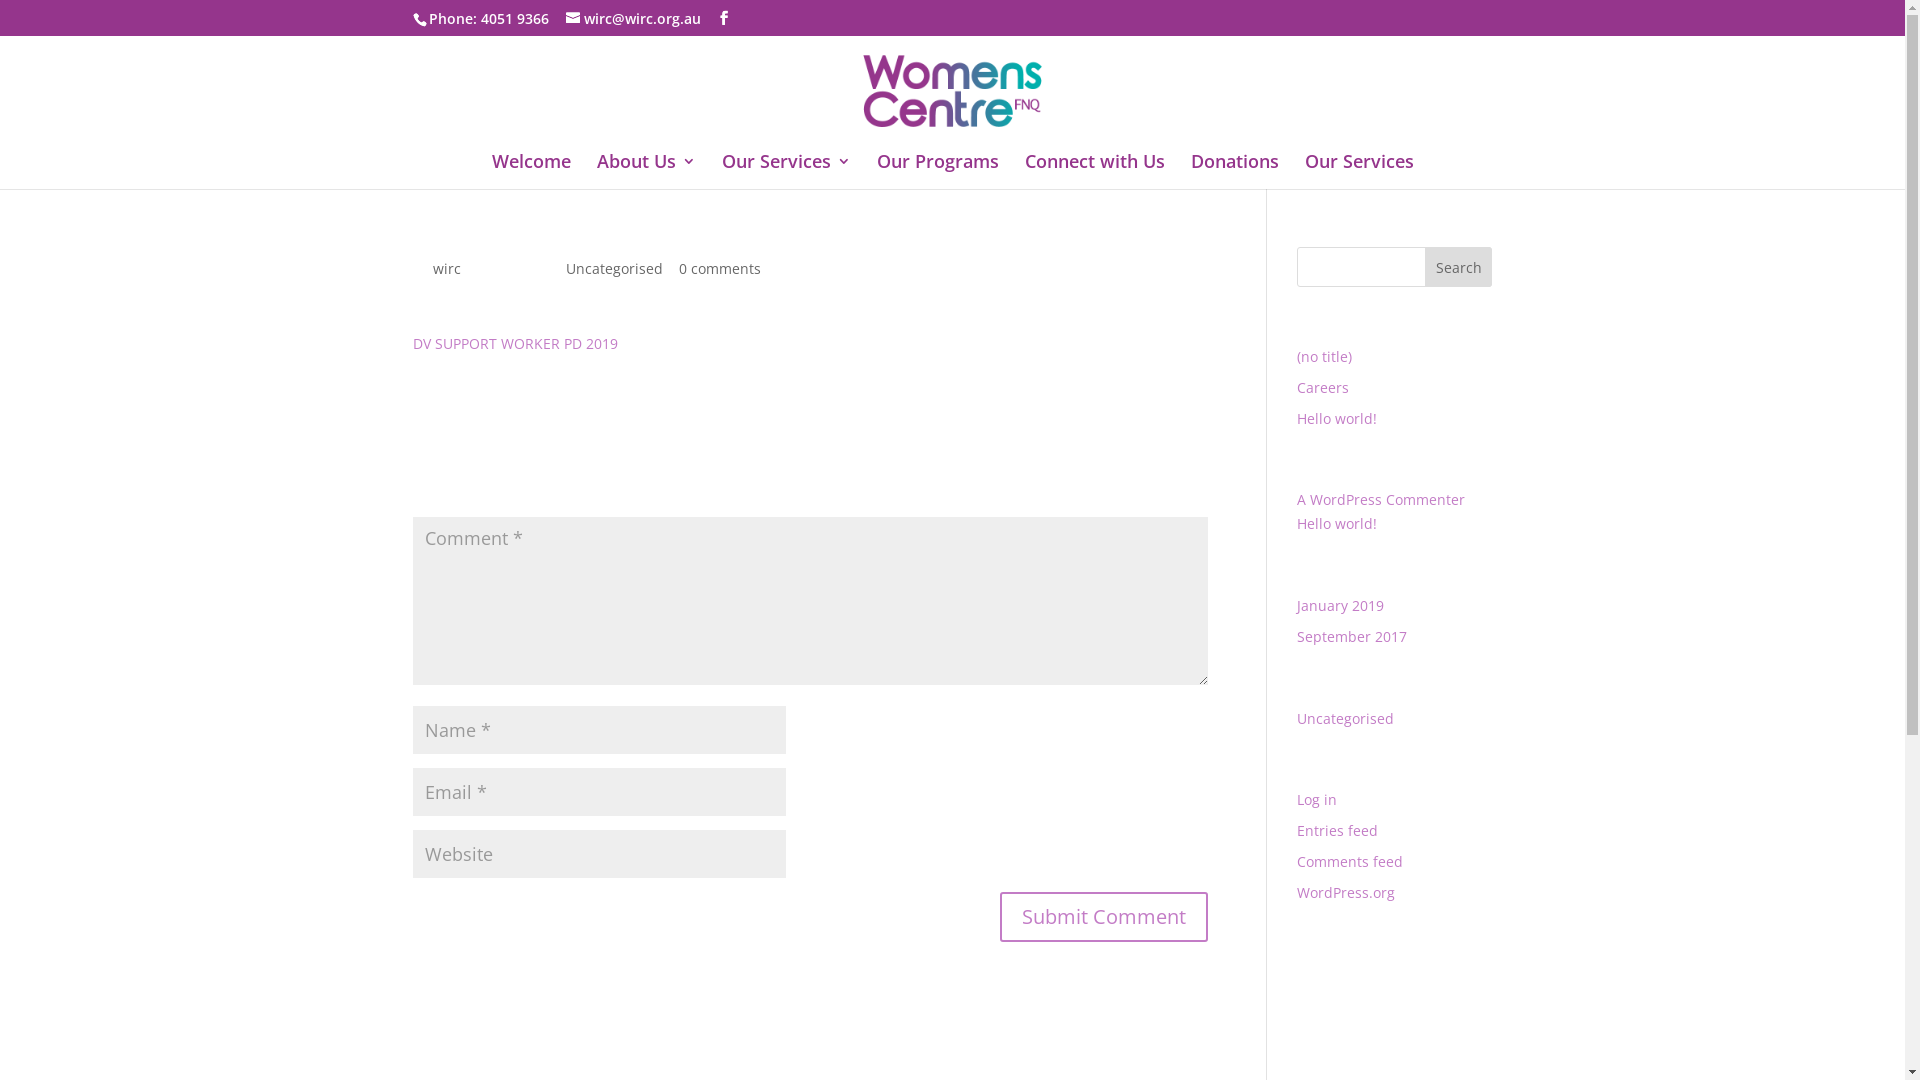 This screenshot has height=1080, width=1920. I want to click on 'January 2019', so click(1340, 604).